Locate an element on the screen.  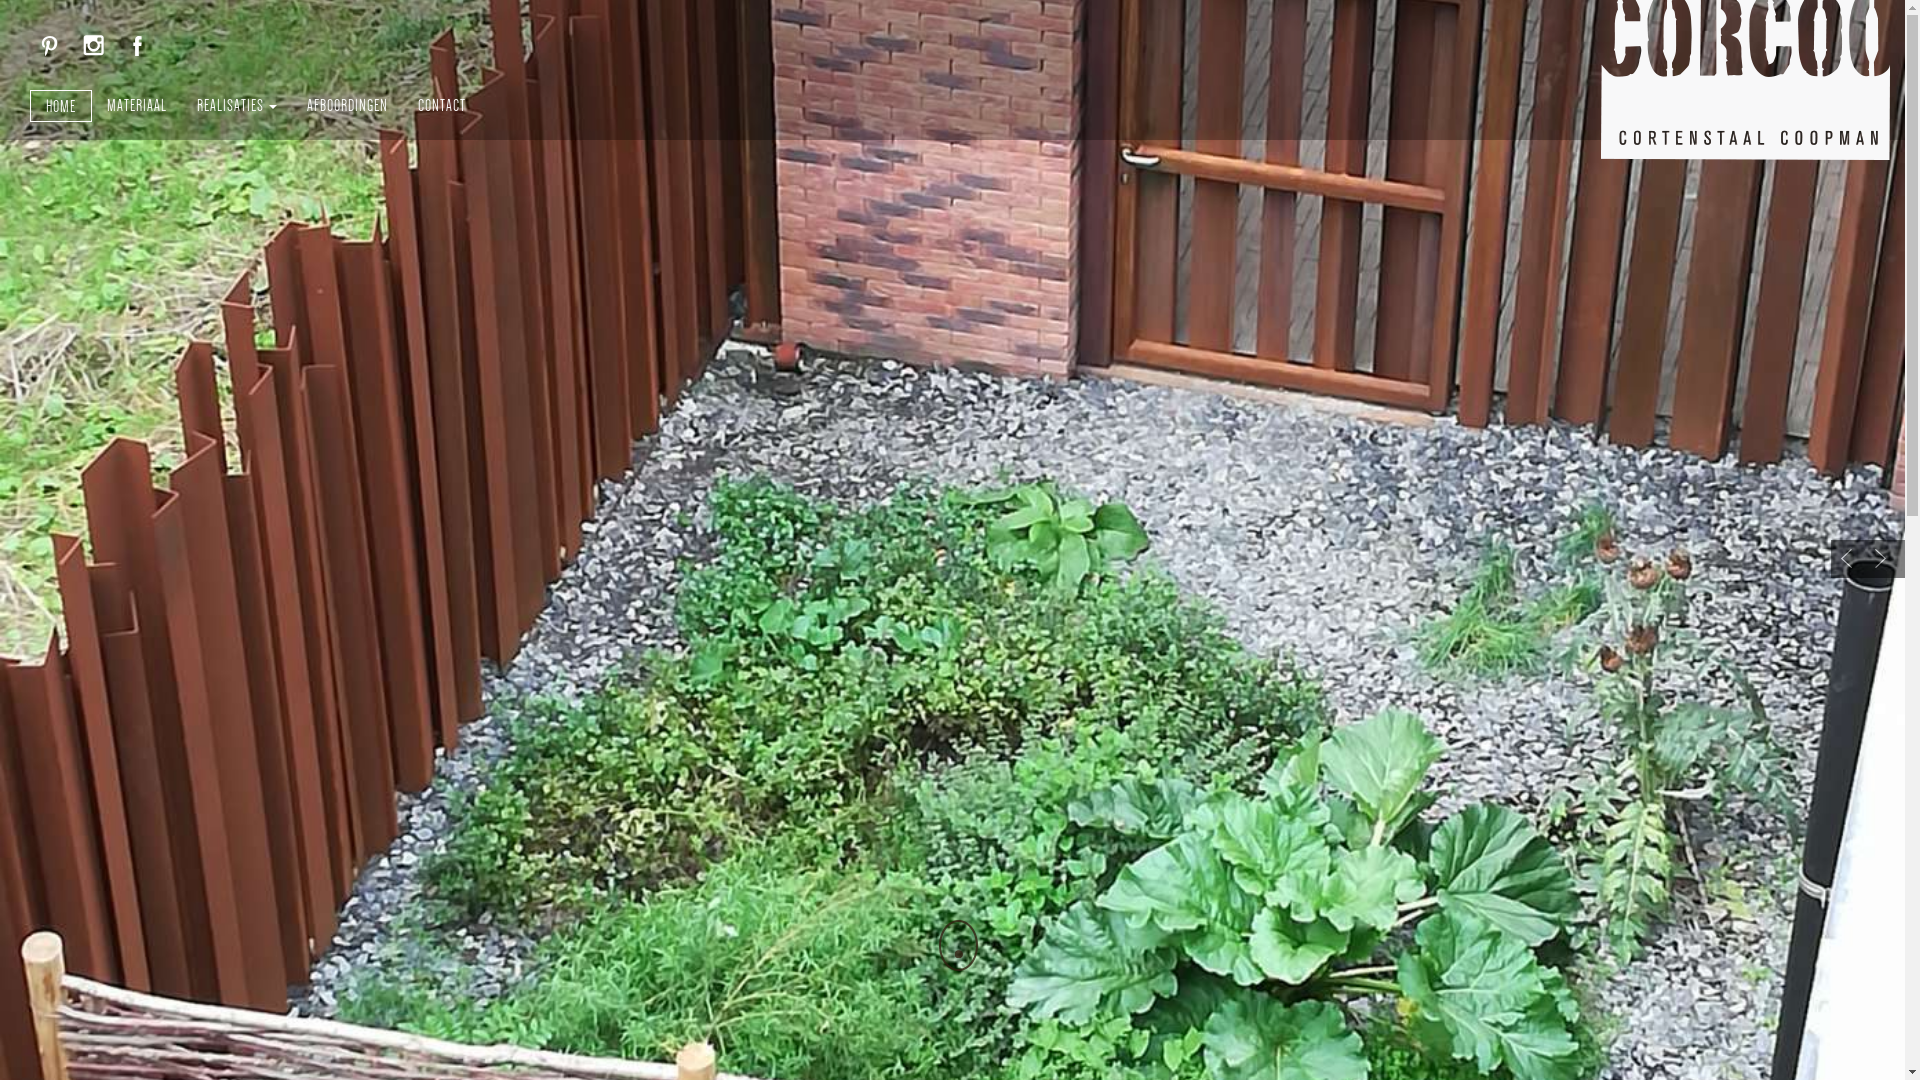
'Pinterest' is located at coordinates (49, 45).